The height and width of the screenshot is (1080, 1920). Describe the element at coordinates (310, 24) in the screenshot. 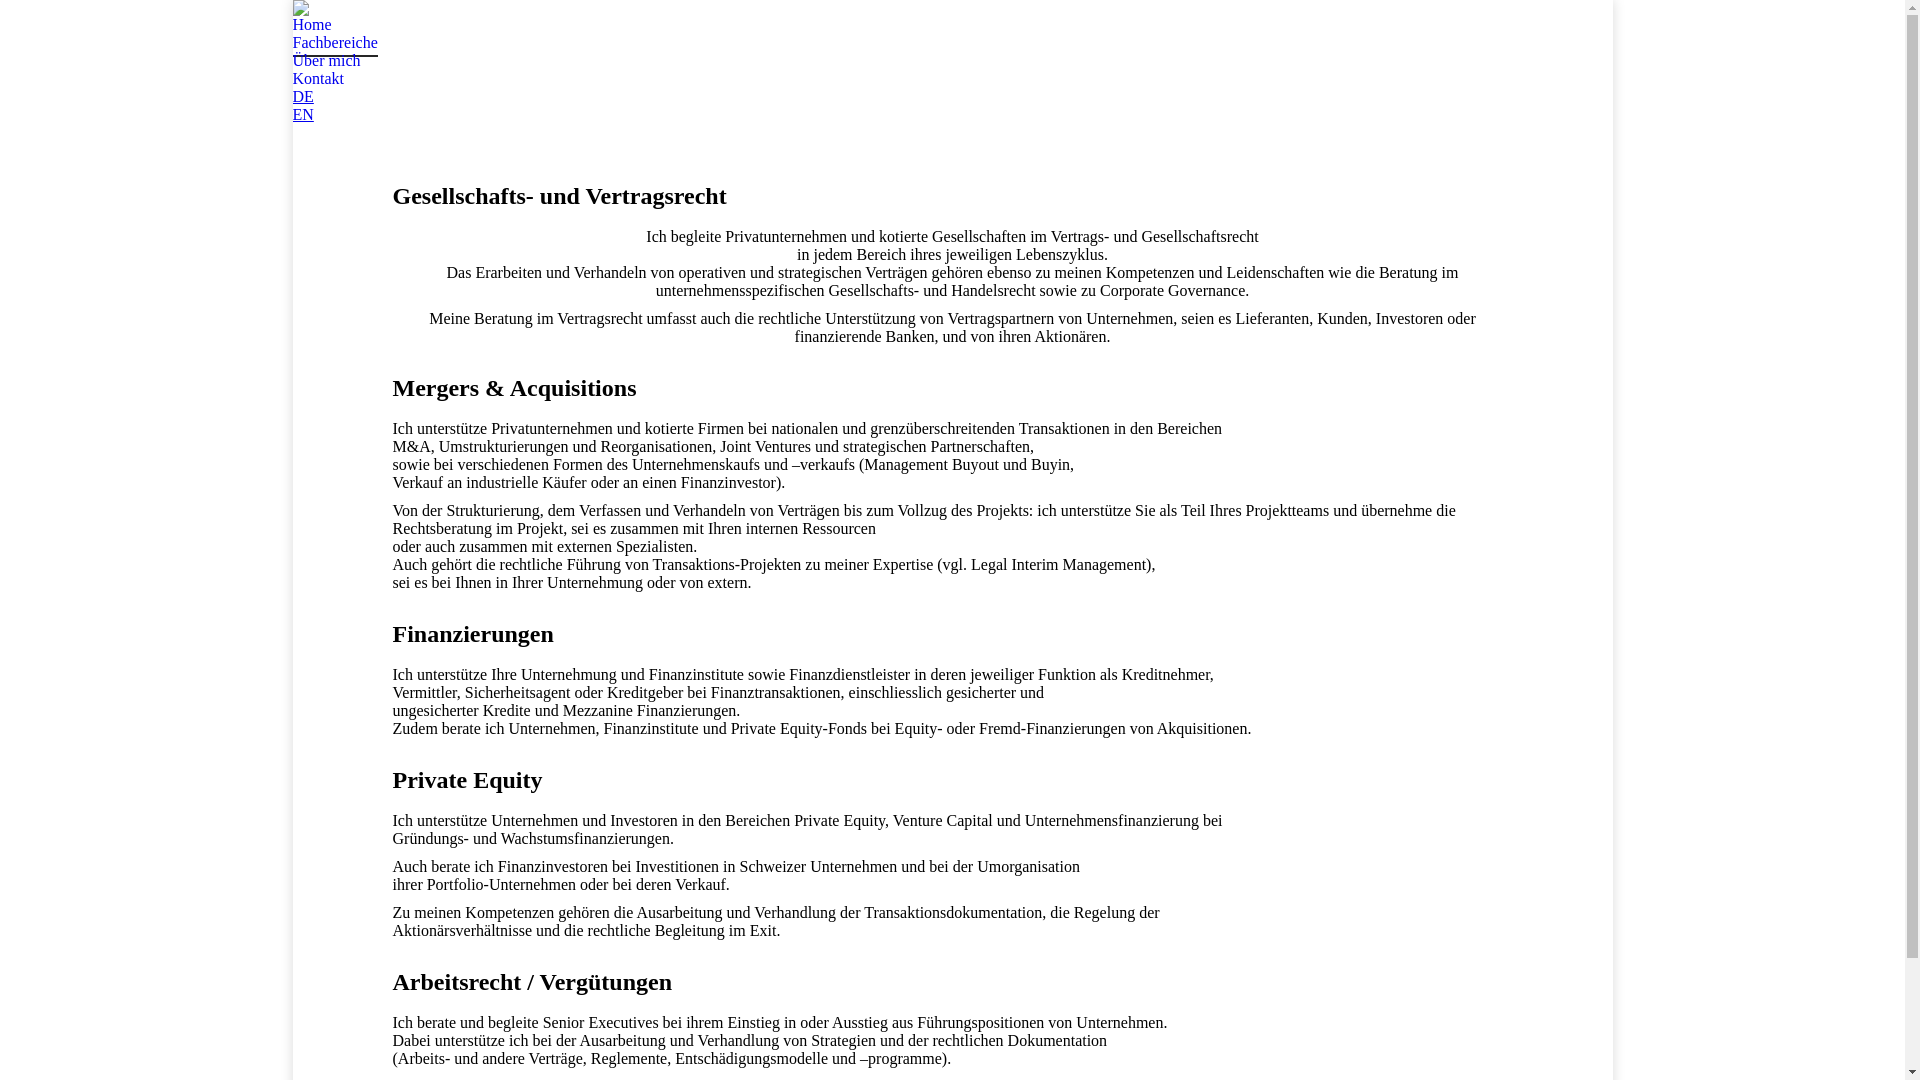

I see `'Home'` at that location.